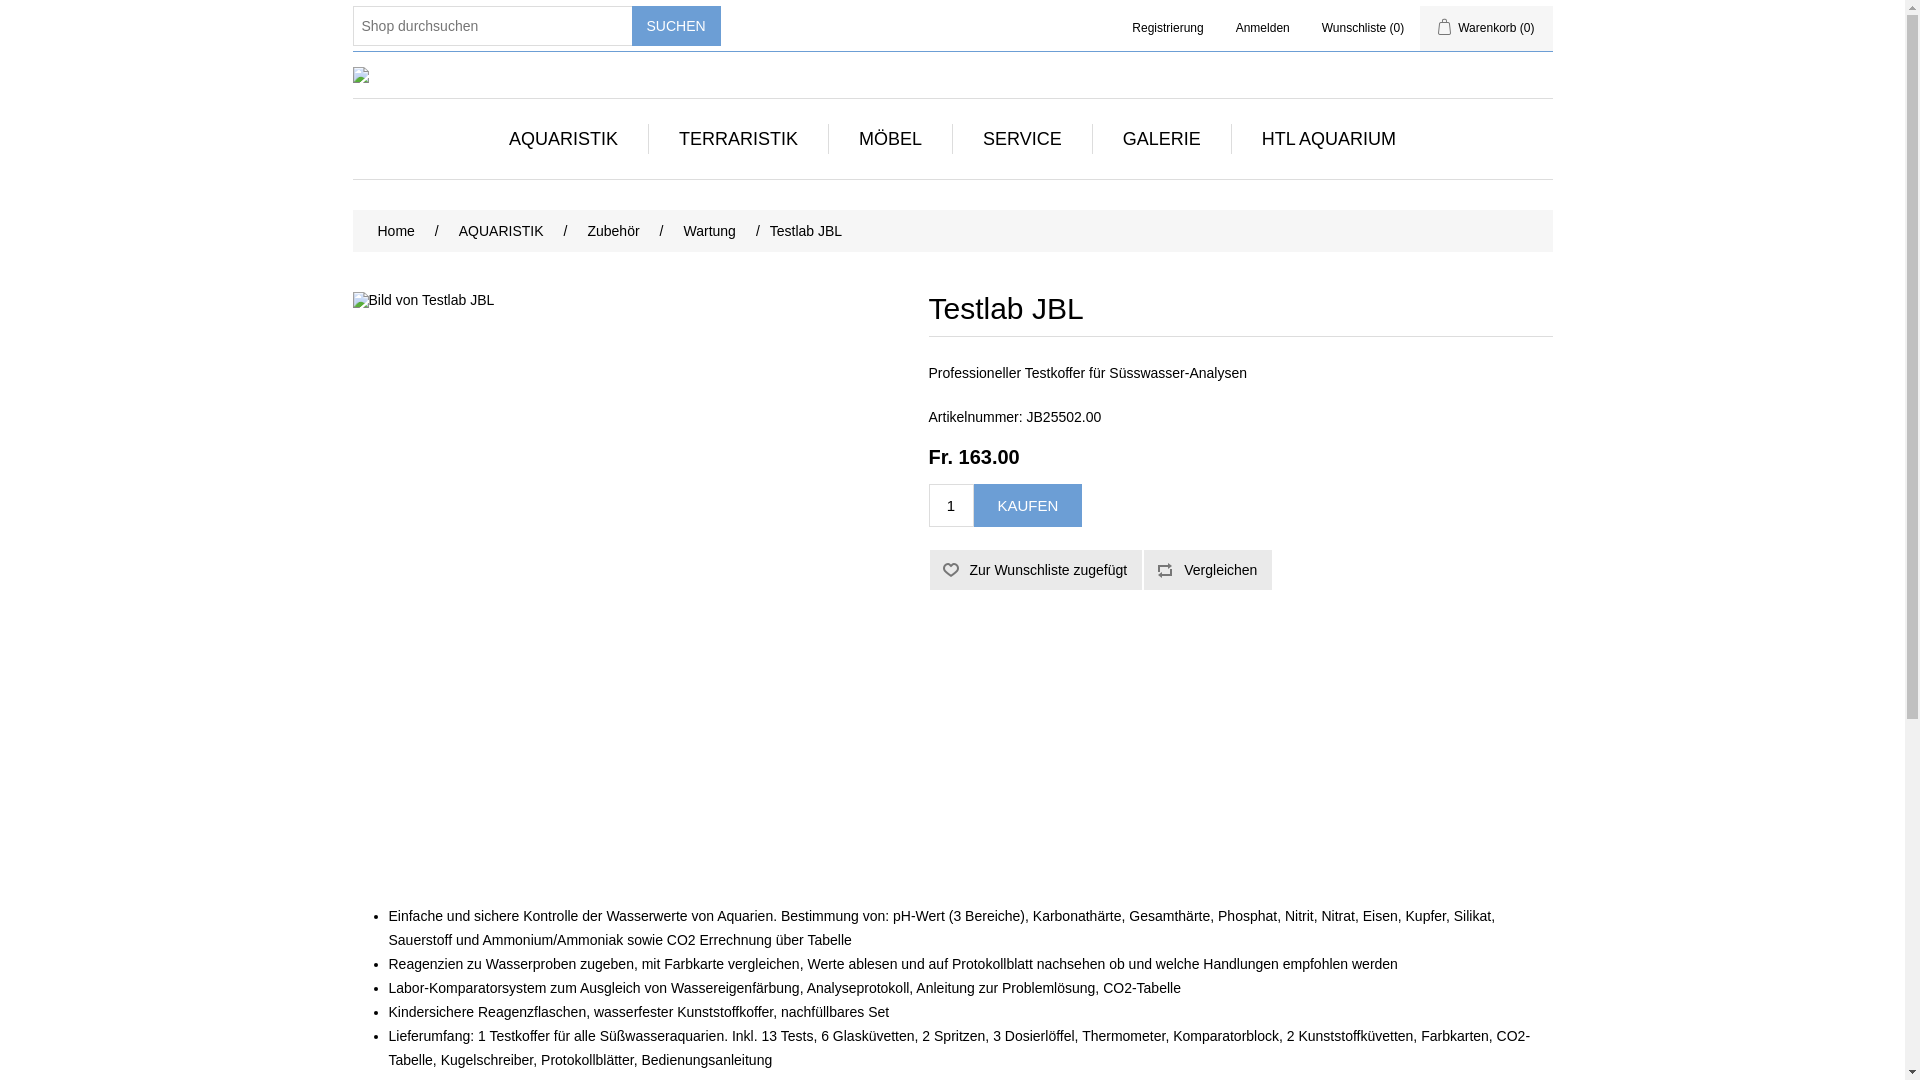 The height and width of the screenshot is (1080, 1920). I want to click on 'TERRARISTIK', so click(737, 137).